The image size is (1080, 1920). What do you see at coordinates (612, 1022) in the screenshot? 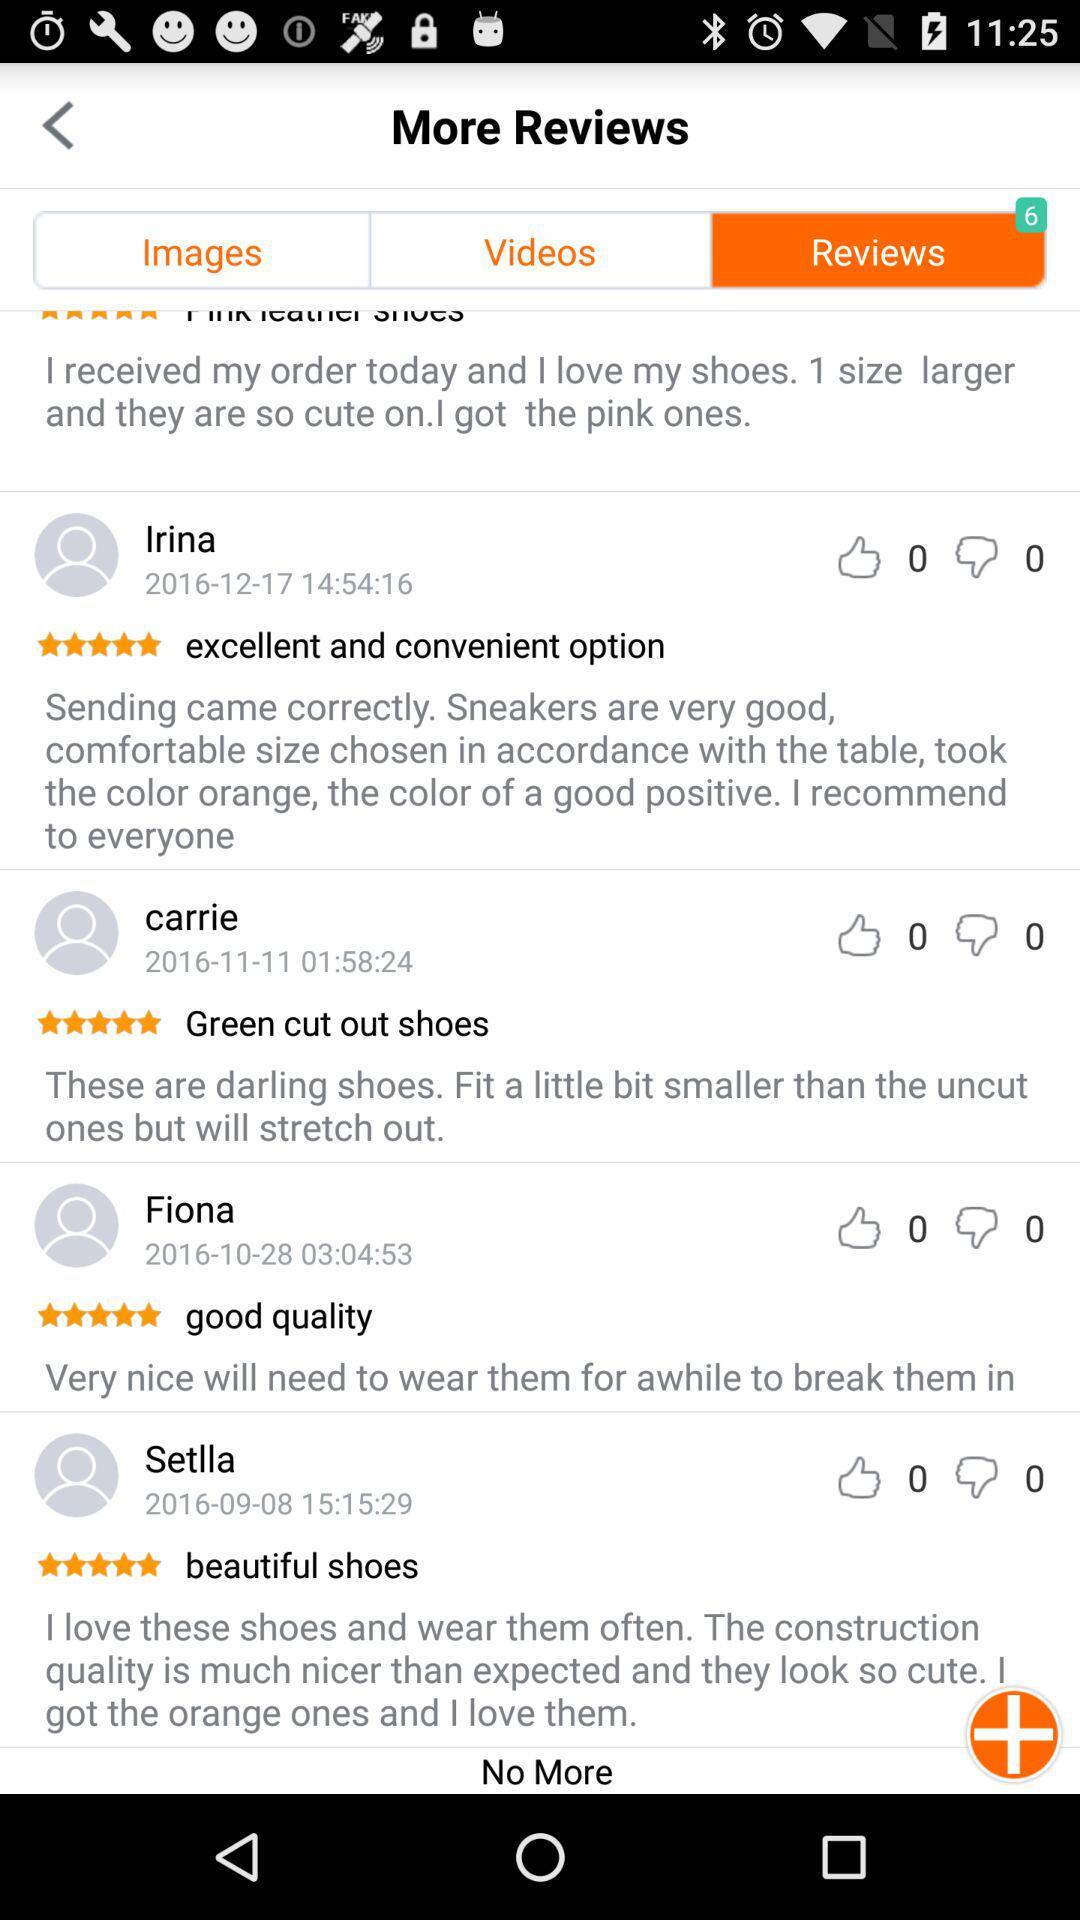
I see `the app below the 2016 11 11 icon` at bounding box center [612, 1022].